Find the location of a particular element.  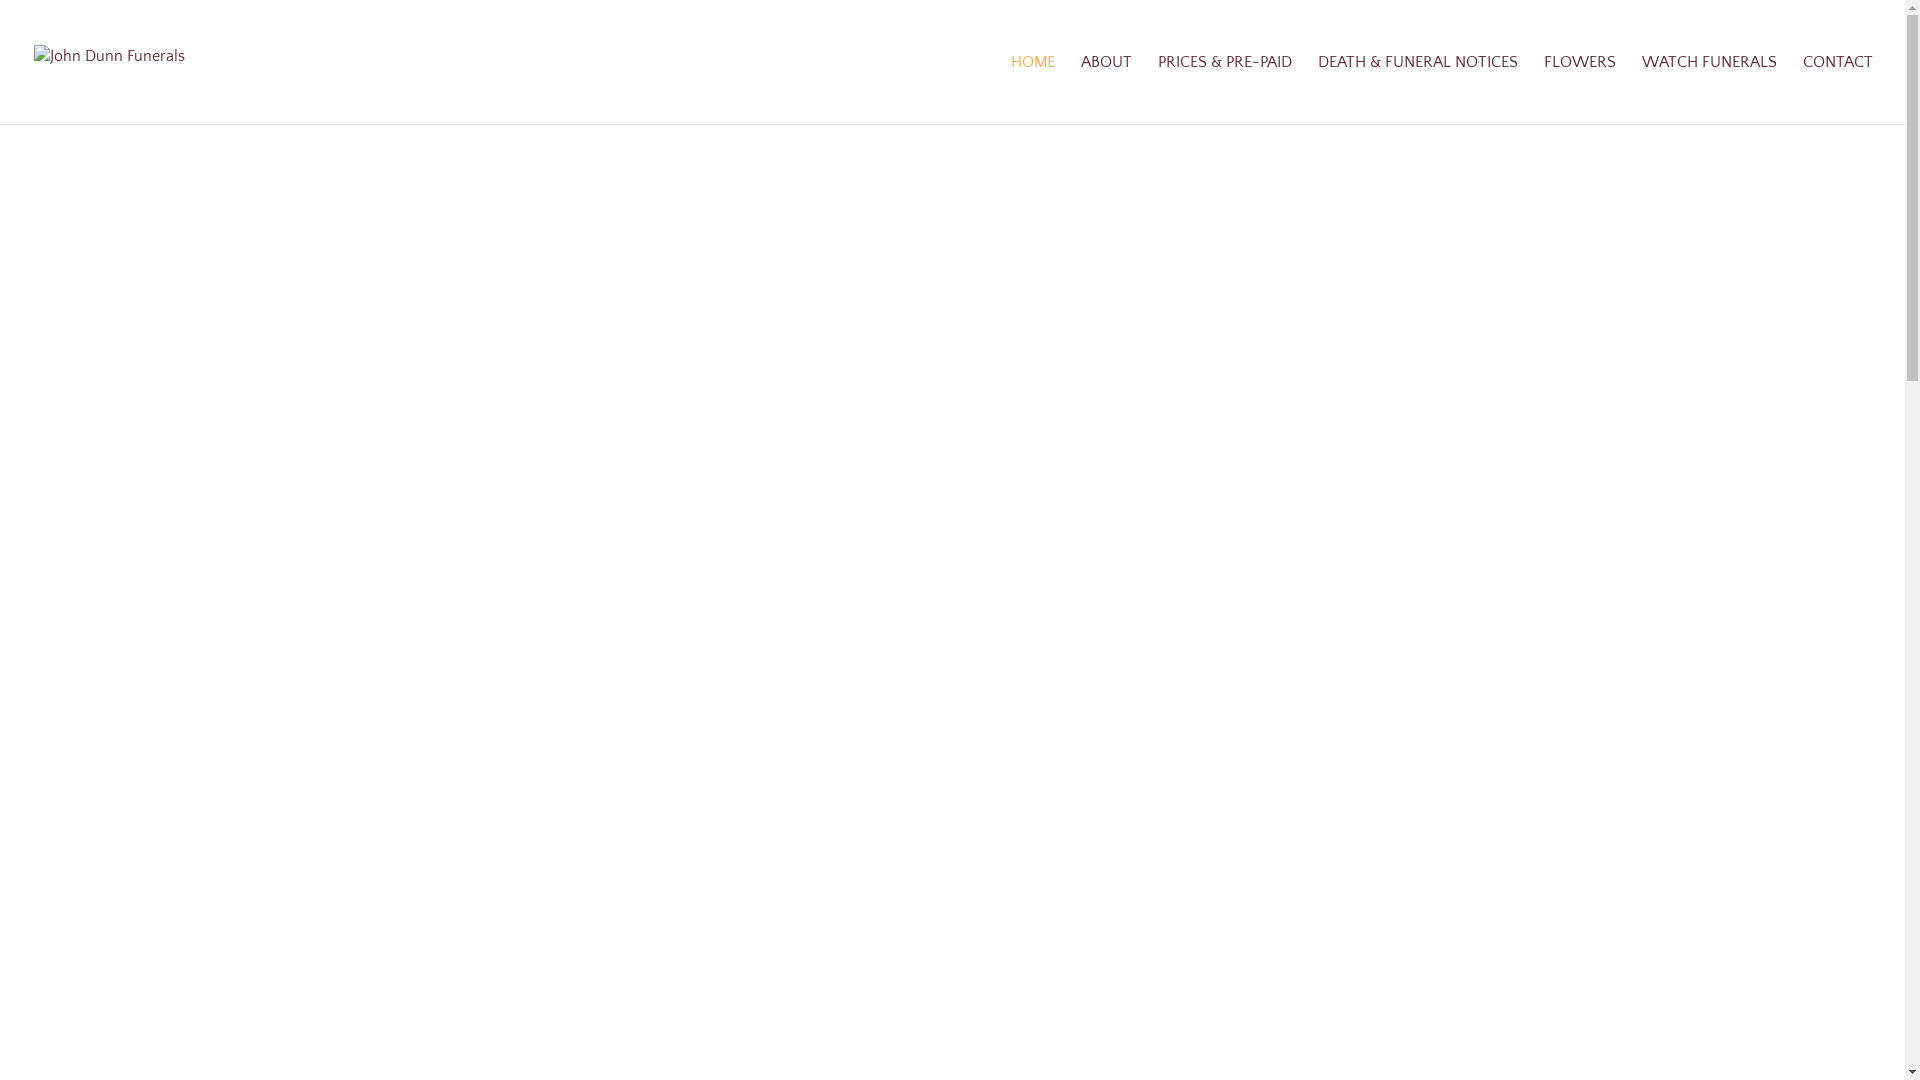

'CONTACT' is located at coordinates (1838, 88).